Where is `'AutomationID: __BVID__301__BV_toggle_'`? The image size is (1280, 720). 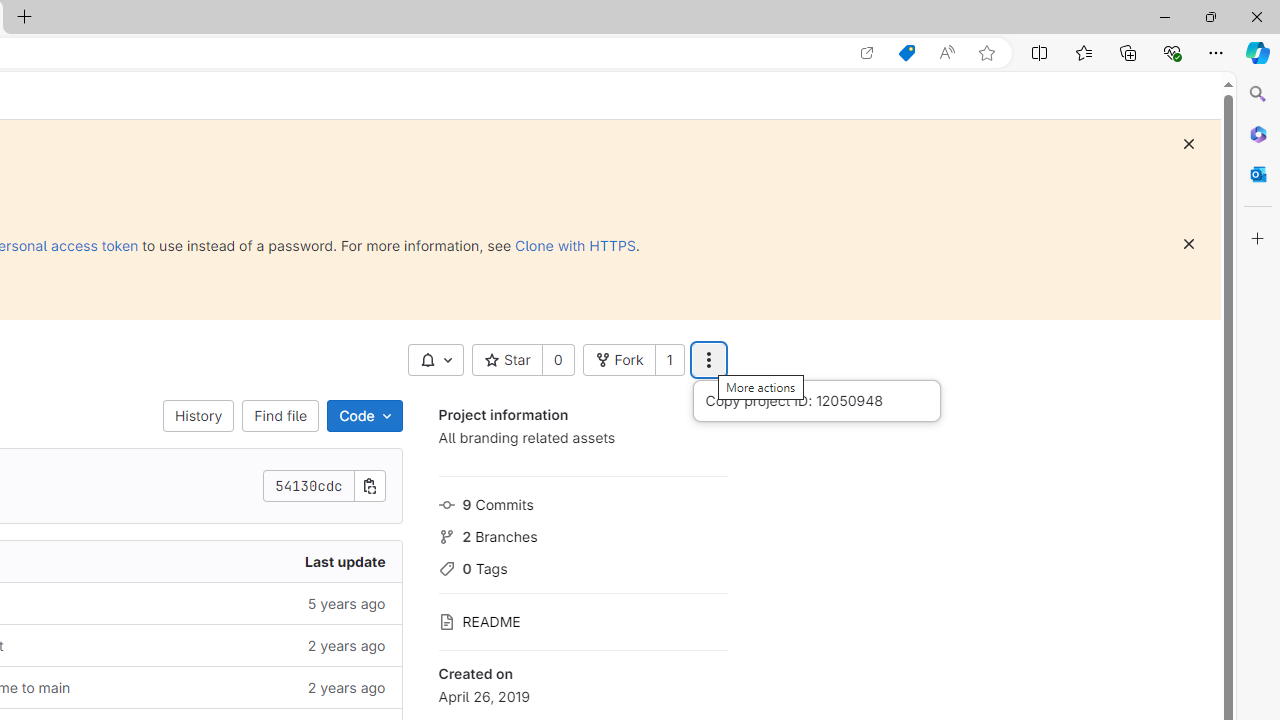
'AutomationID: __BVID__301__BV_toggle_' is located at coordinates (434, 360).